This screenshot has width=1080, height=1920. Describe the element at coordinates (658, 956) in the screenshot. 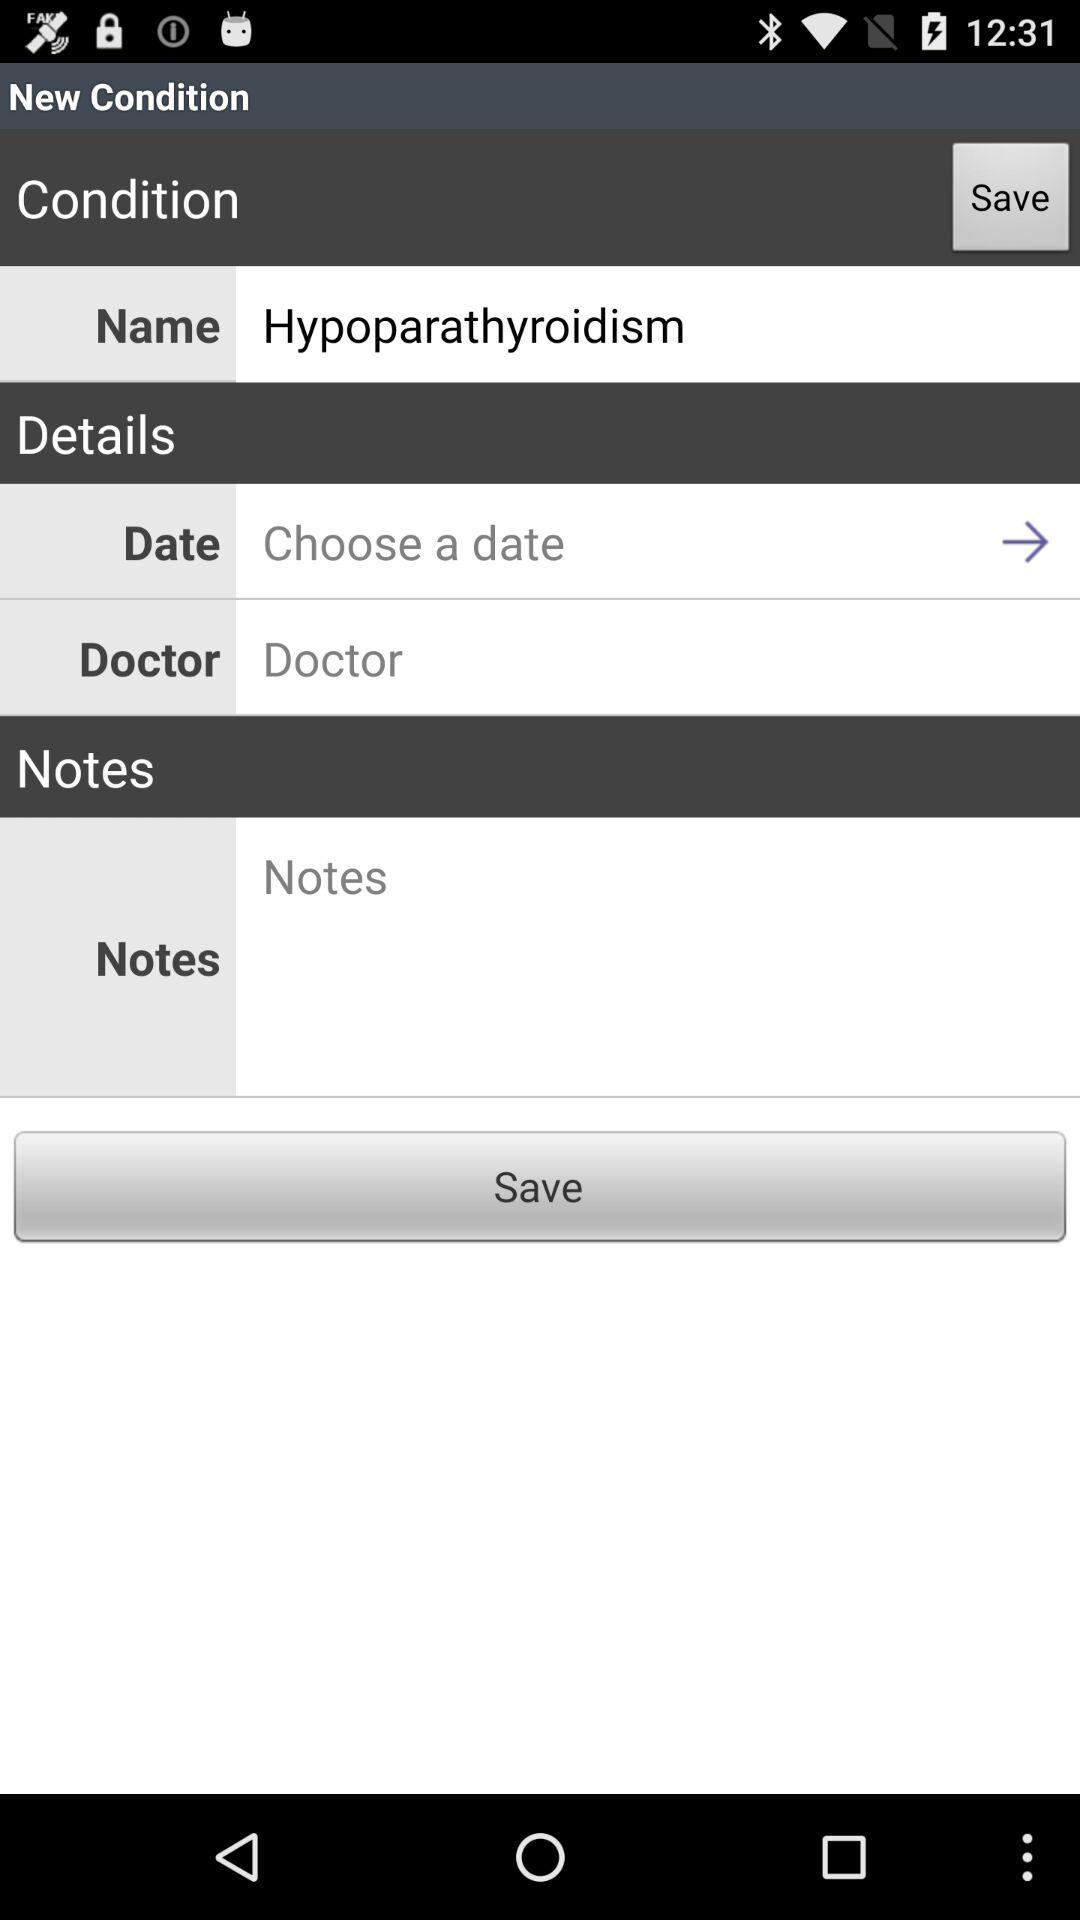

I see `notation box` at that location.